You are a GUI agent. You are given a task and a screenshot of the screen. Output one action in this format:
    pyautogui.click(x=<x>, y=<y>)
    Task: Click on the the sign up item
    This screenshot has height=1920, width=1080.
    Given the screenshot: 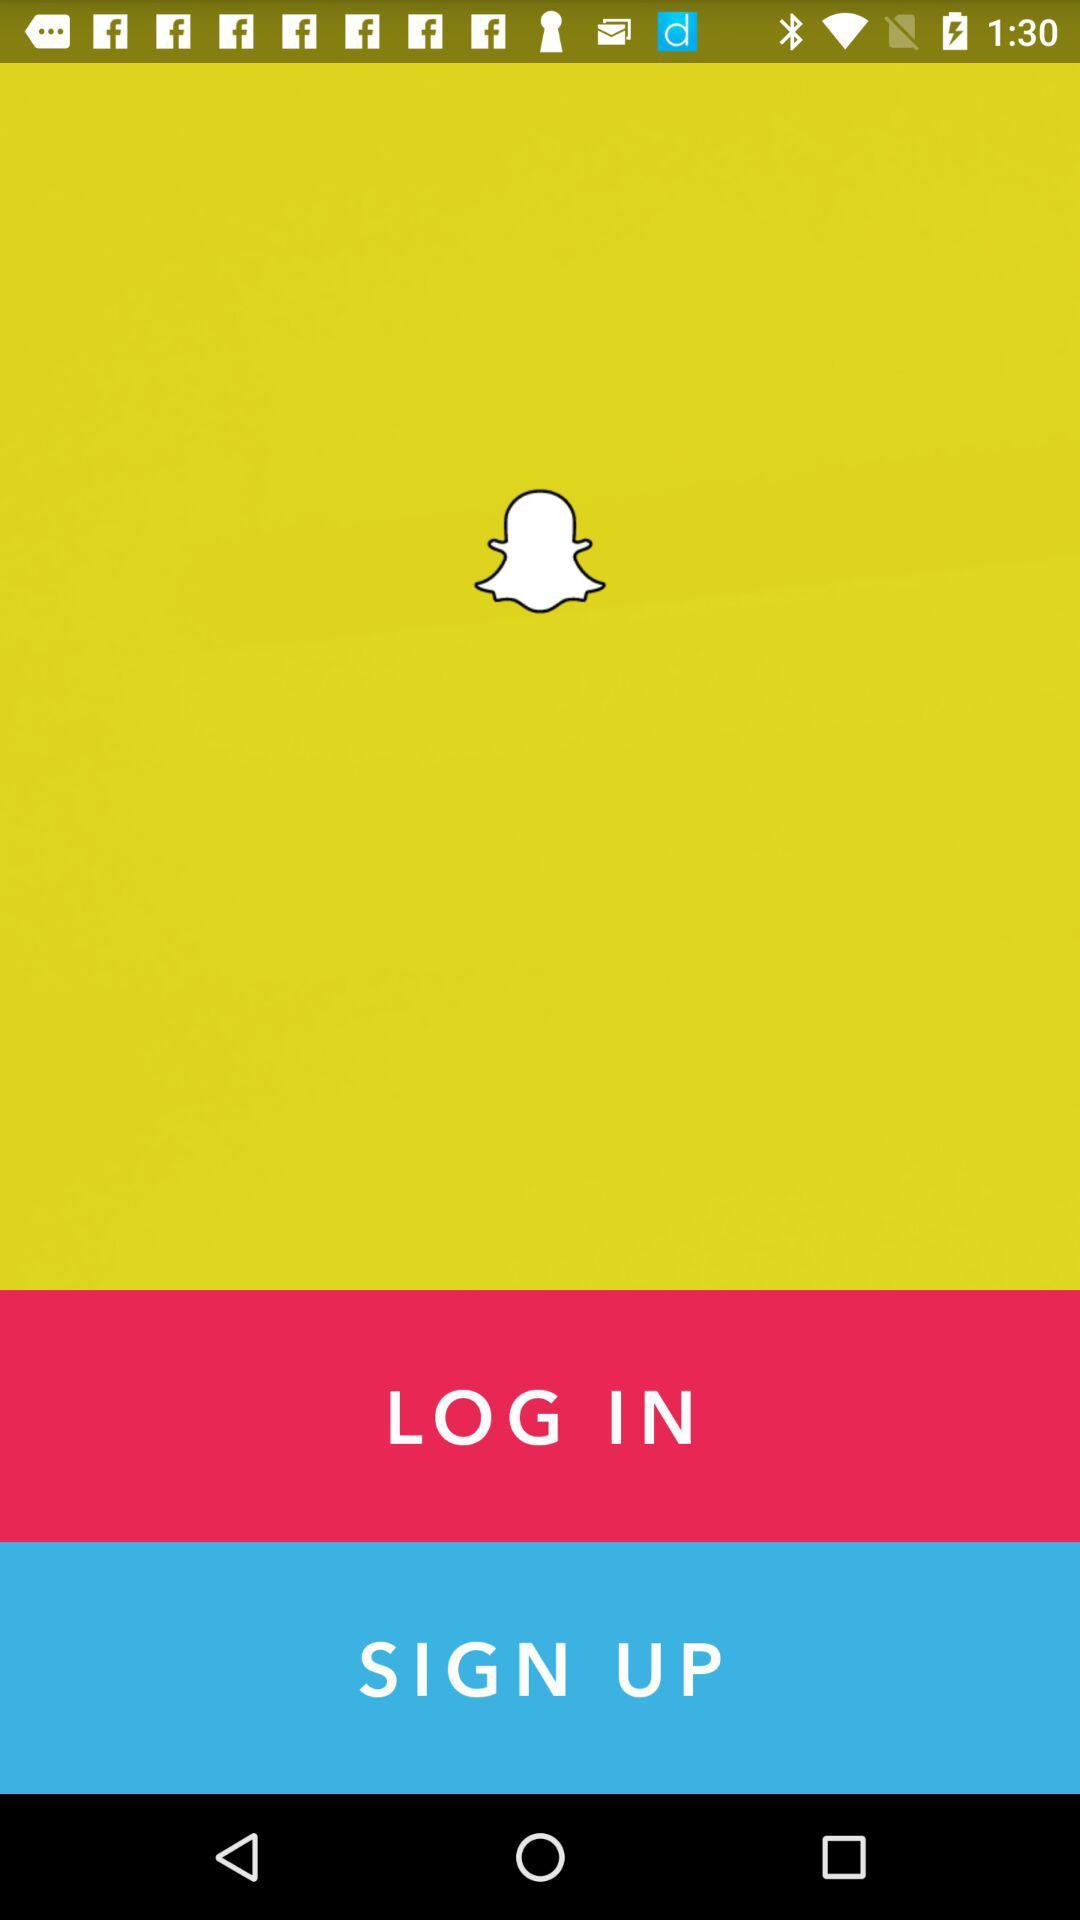 What is the action you would take?
    pyautogui.click(x=540, y=1668)
    